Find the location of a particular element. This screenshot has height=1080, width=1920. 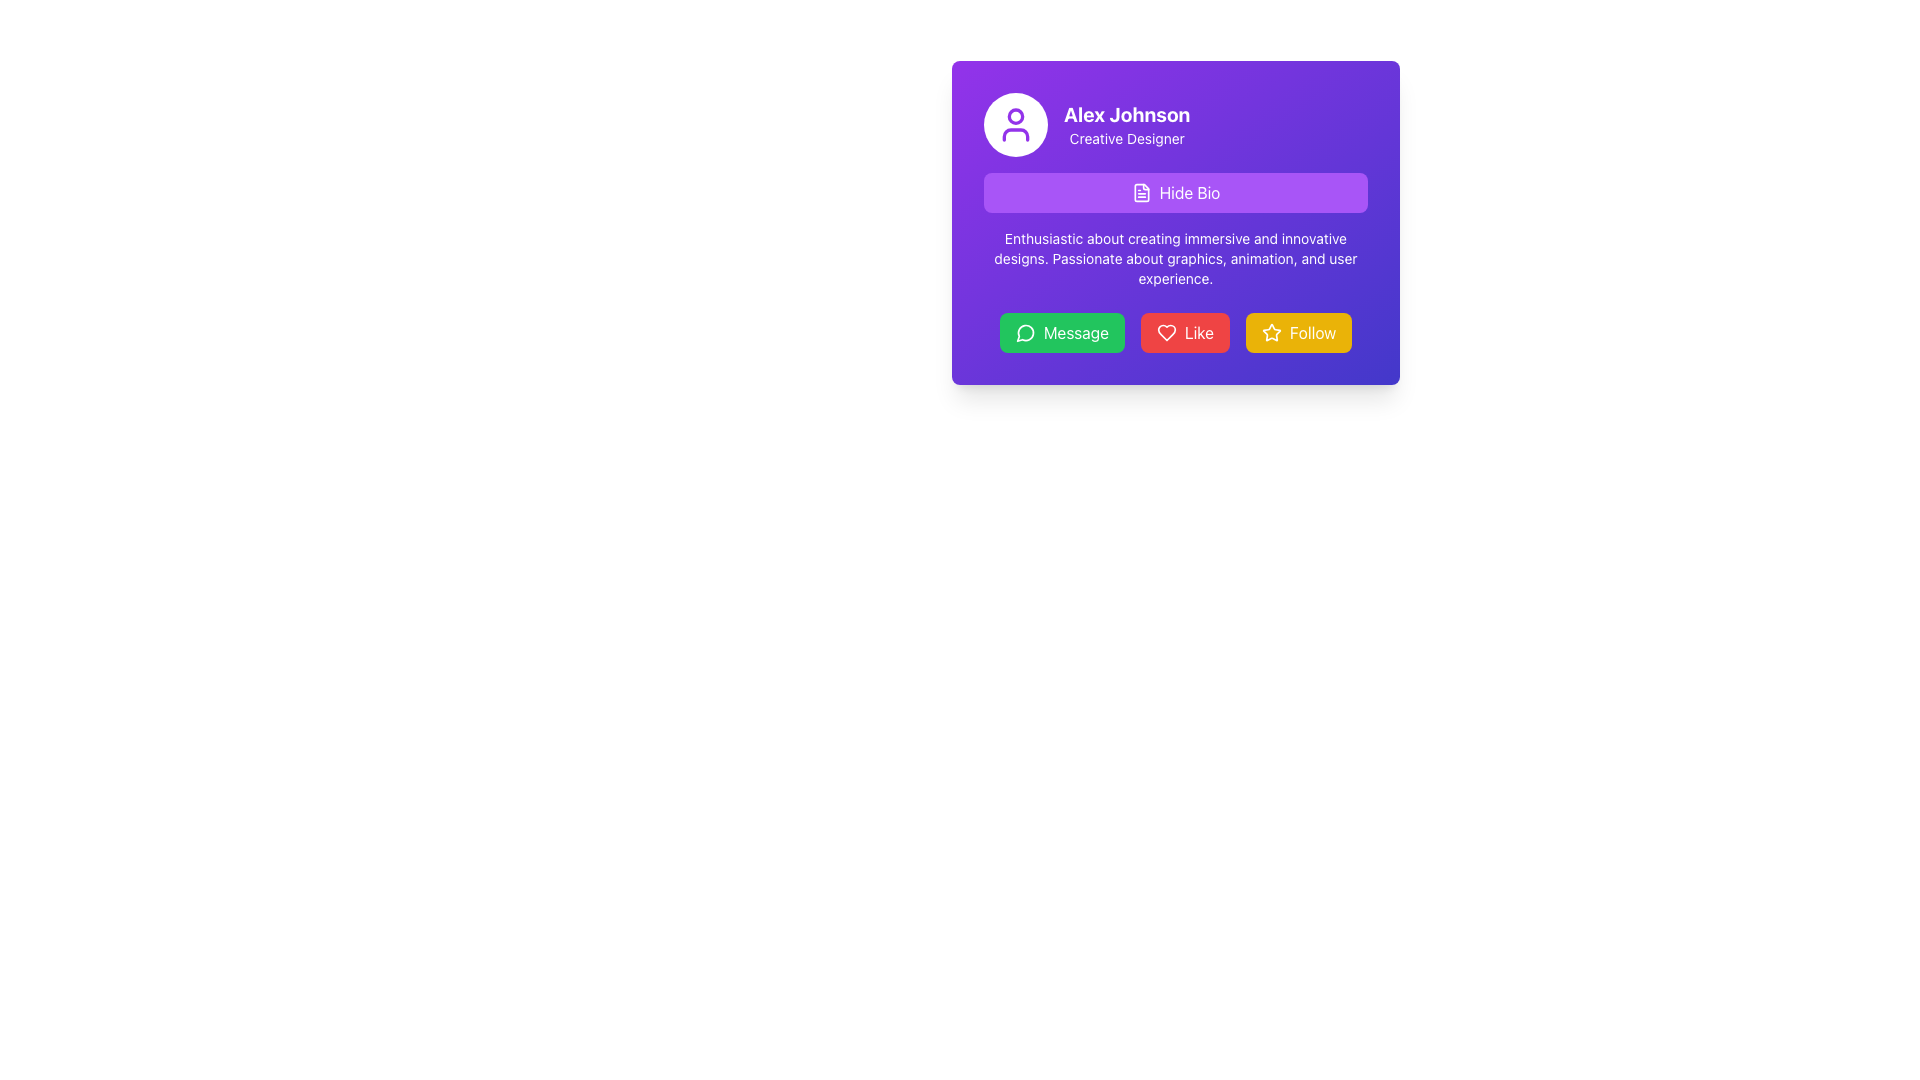

the text label representing the individual's name within the profile card for accessibility purposes is located at coordinates (1127, 115).